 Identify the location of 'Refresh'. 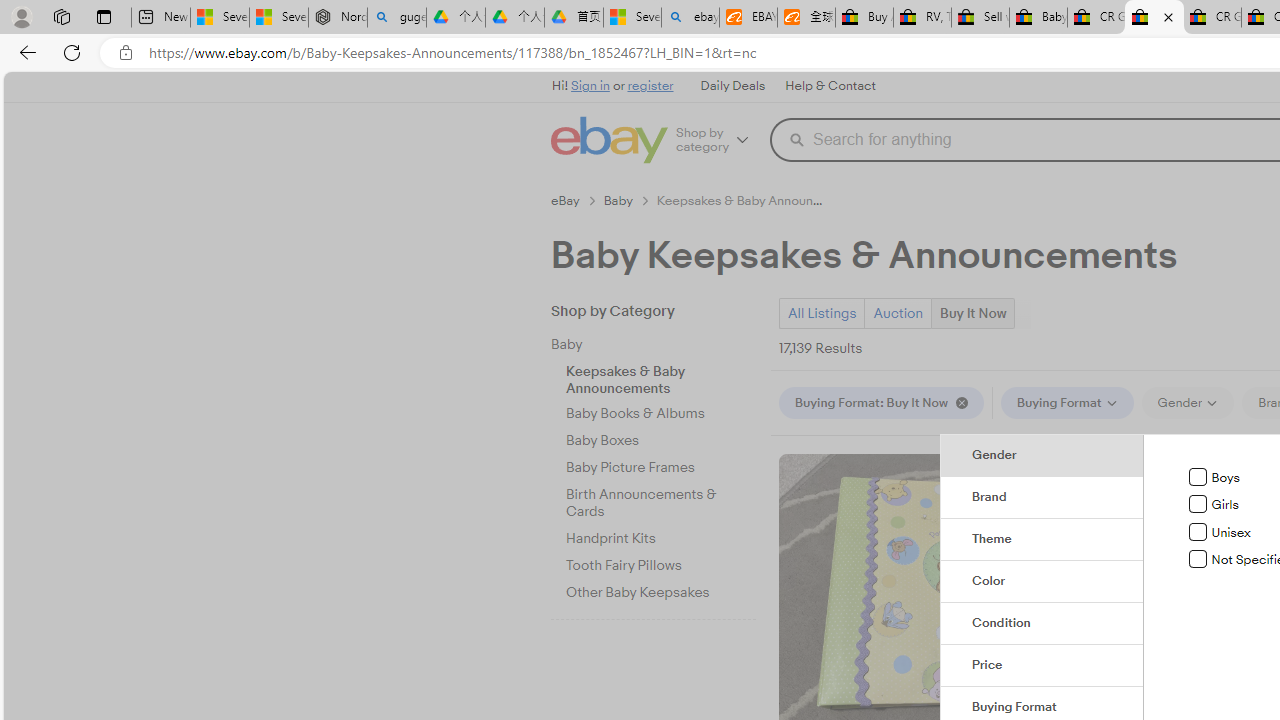
(72, 51).